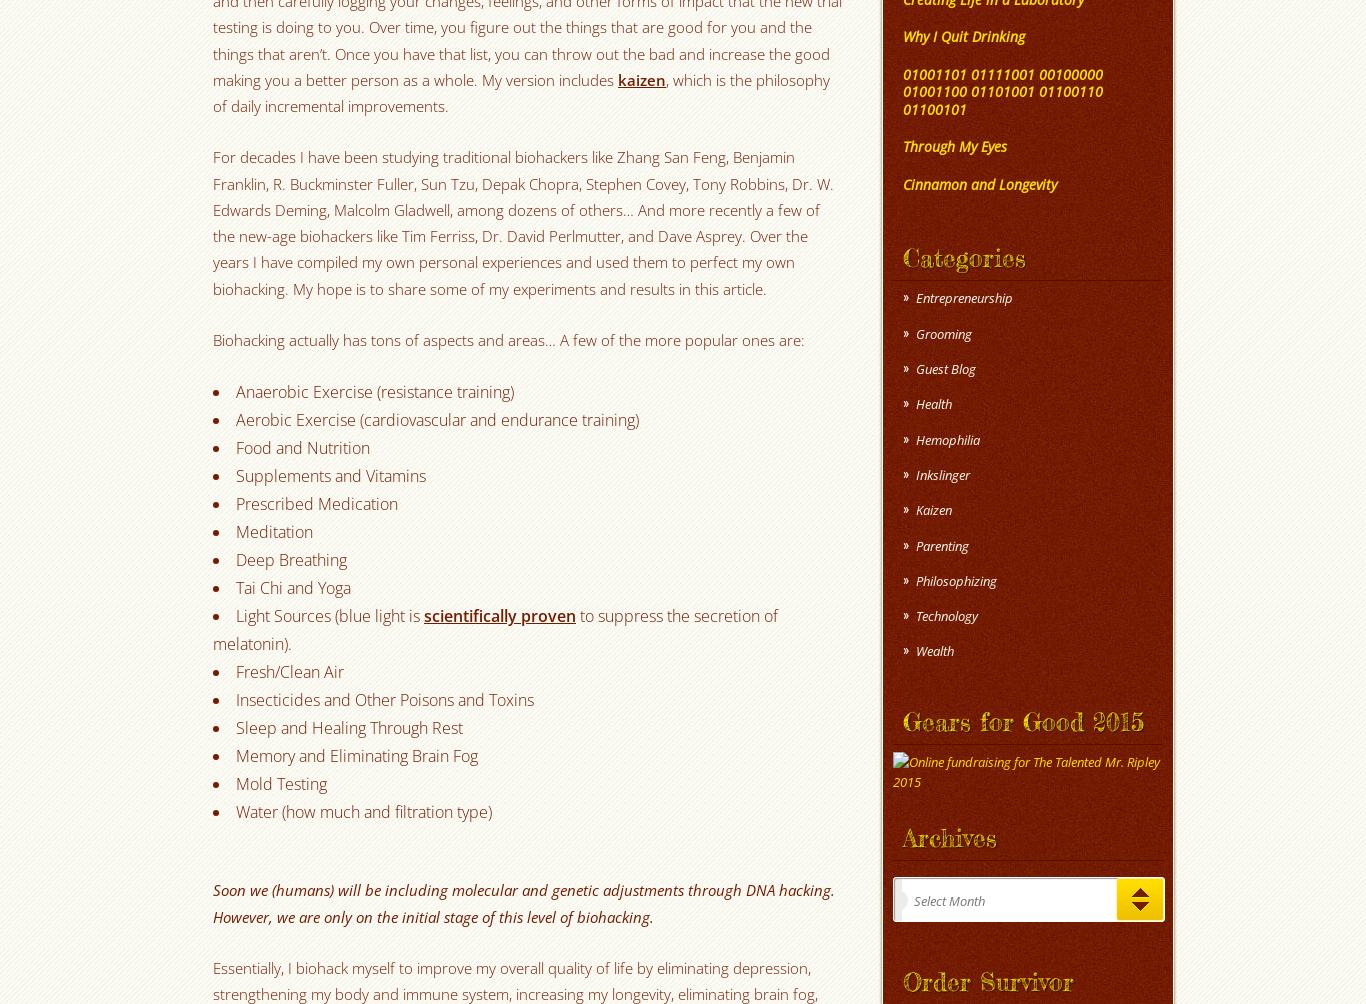 This screenshot has width=1366, height=1004. Describe the element at coordinates (236, 698) in the screenshot. I see `'Insecticides and Other Poisons and Toxins'` at that location.